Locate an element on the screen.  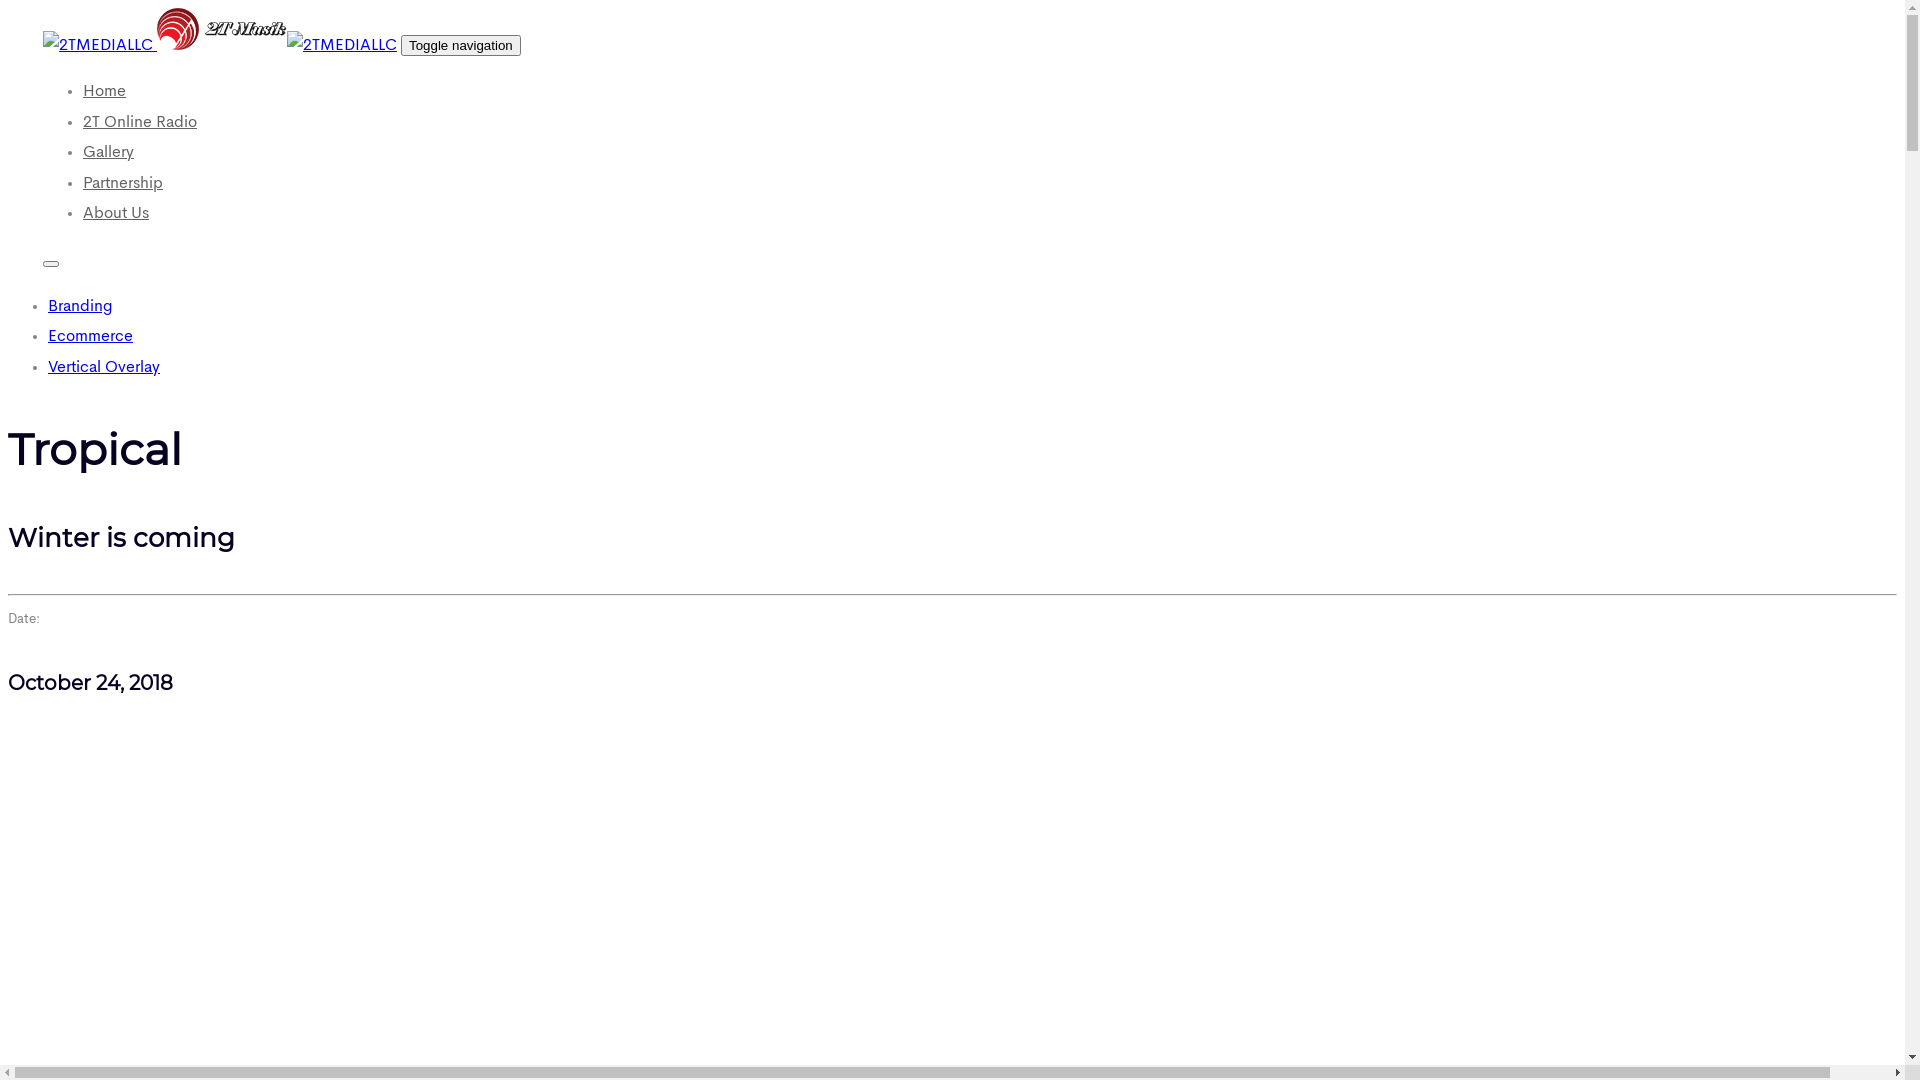
'Toggle navigation' is located at coordinates (400, 45).